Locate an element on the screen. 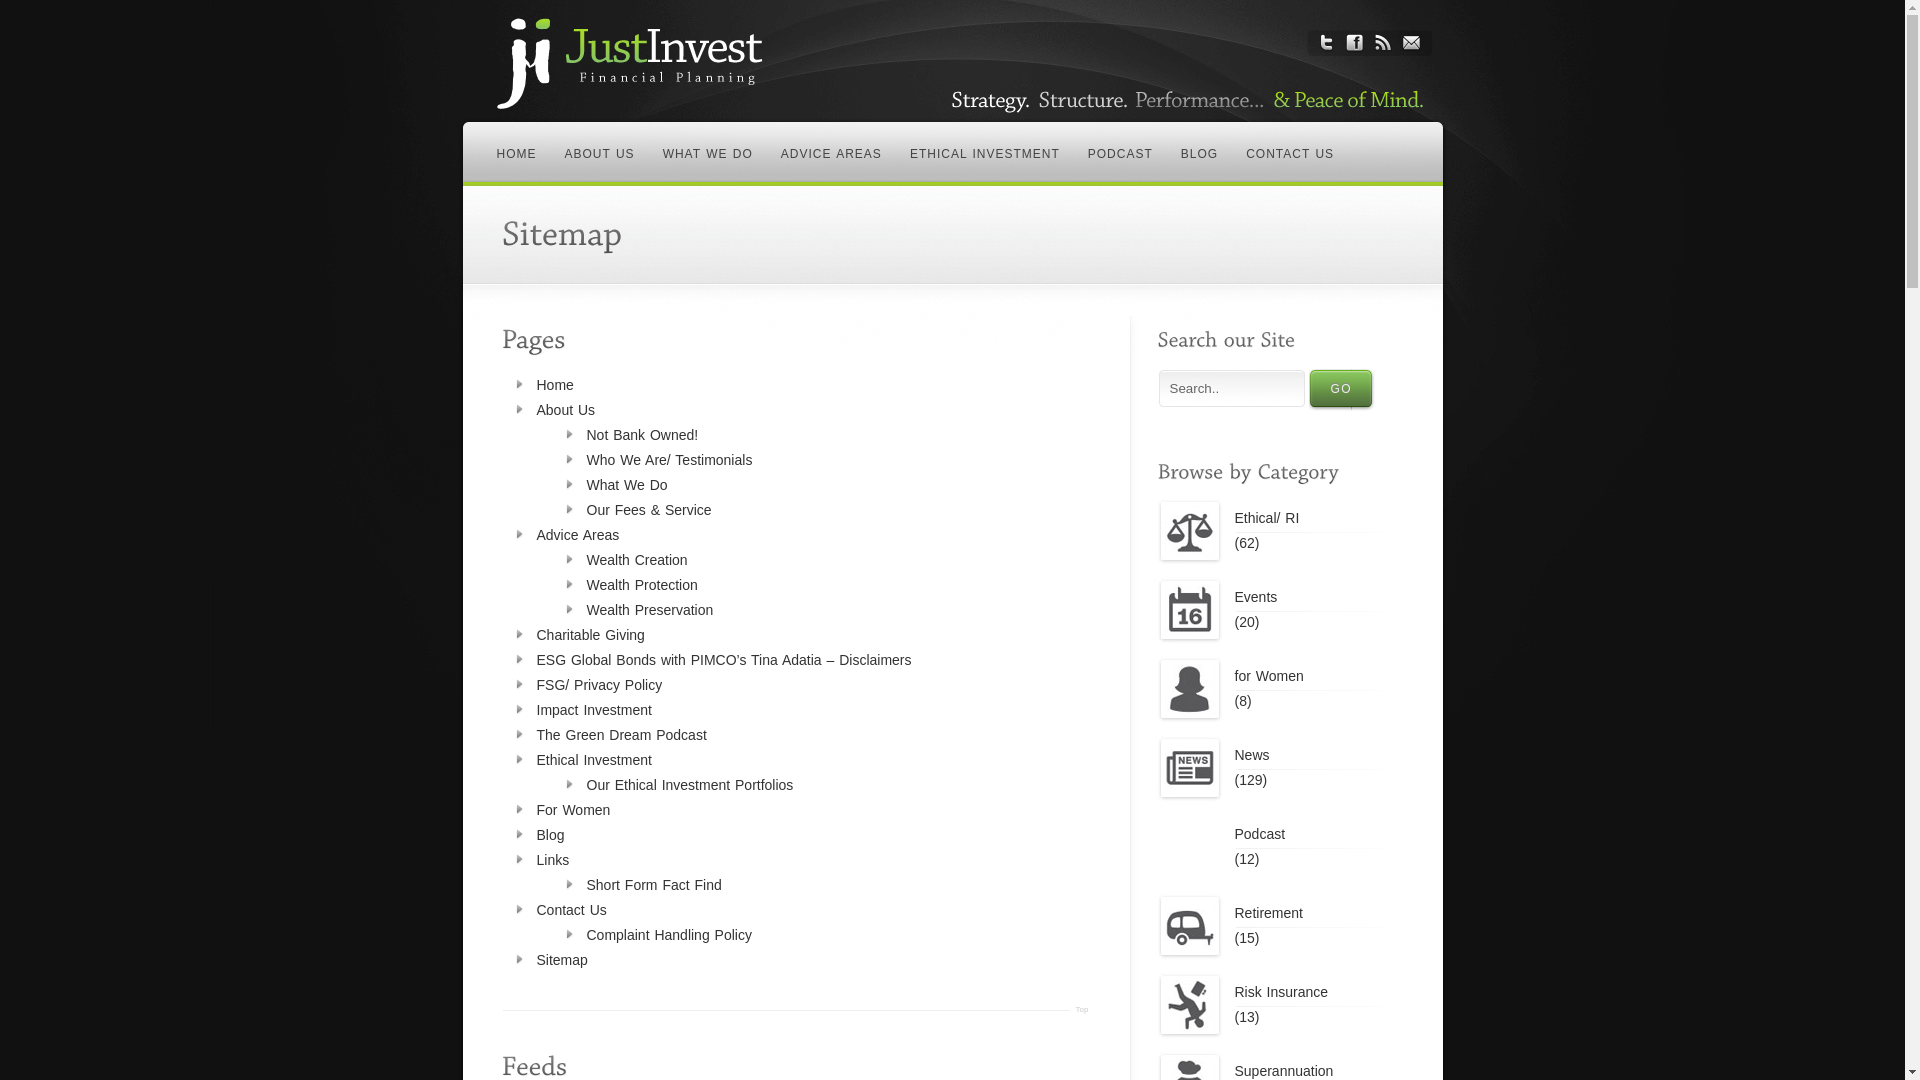 The width and height of the screenshot is (1920, 1080). 'Our Fees & Service' is located at coordinates (648, 508).